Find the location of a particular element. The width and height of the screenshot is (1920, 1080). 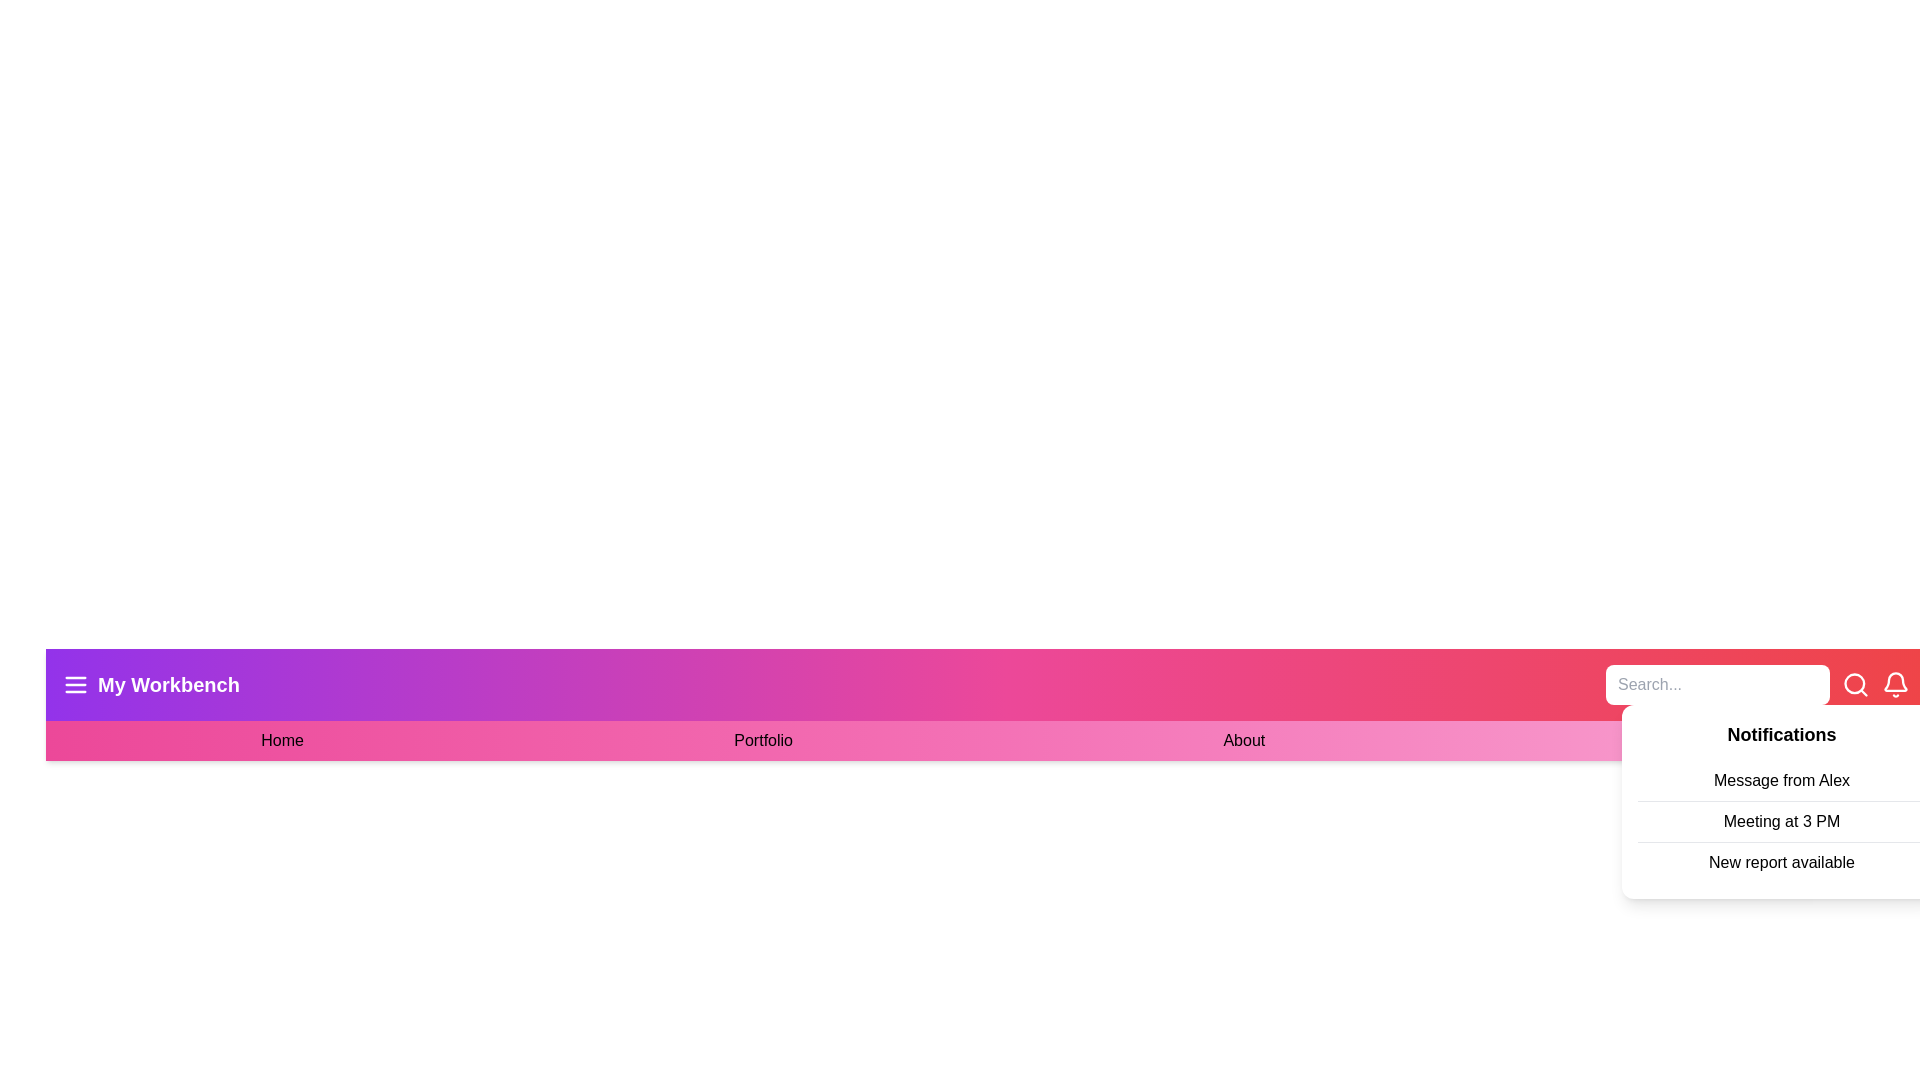

on the clickable notification icon located on the right of the search bar in the navigation bar is located at coordinates (1895, 684).